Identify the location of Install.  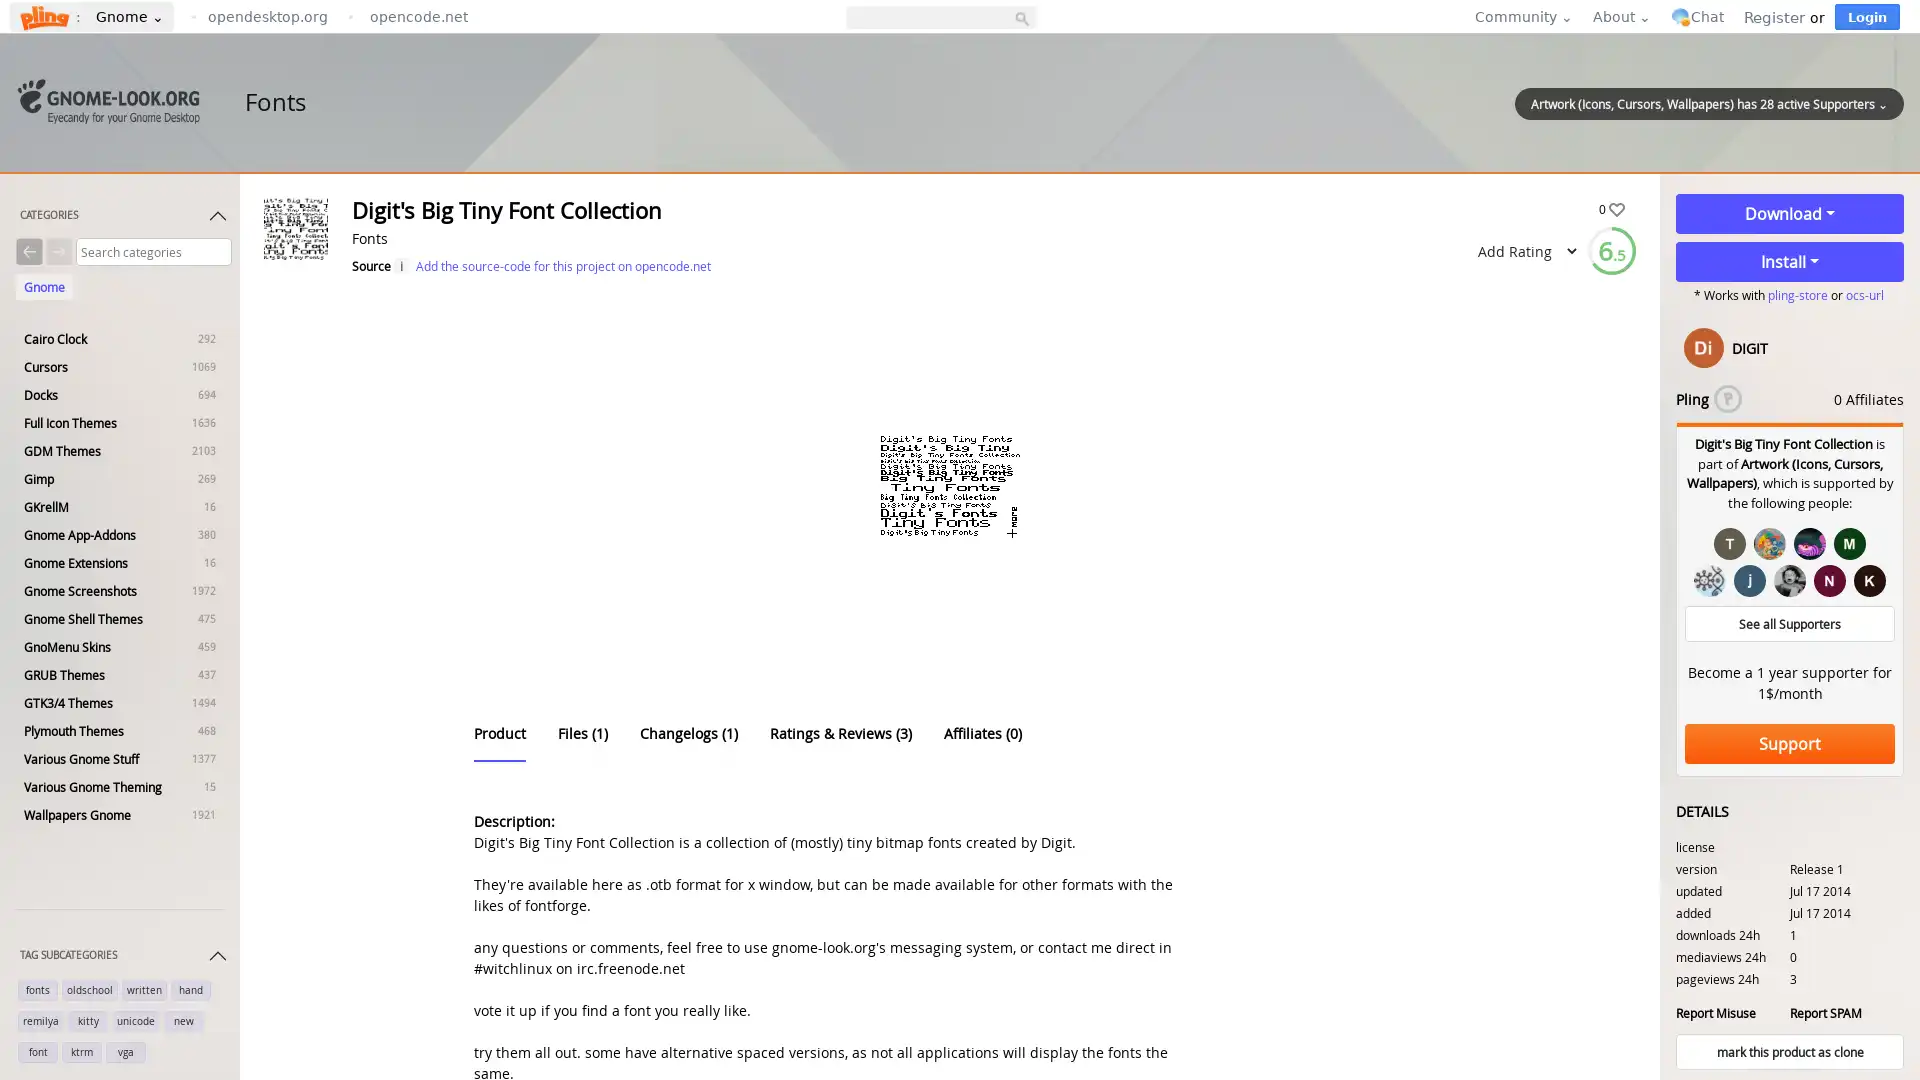
(1790, 261).